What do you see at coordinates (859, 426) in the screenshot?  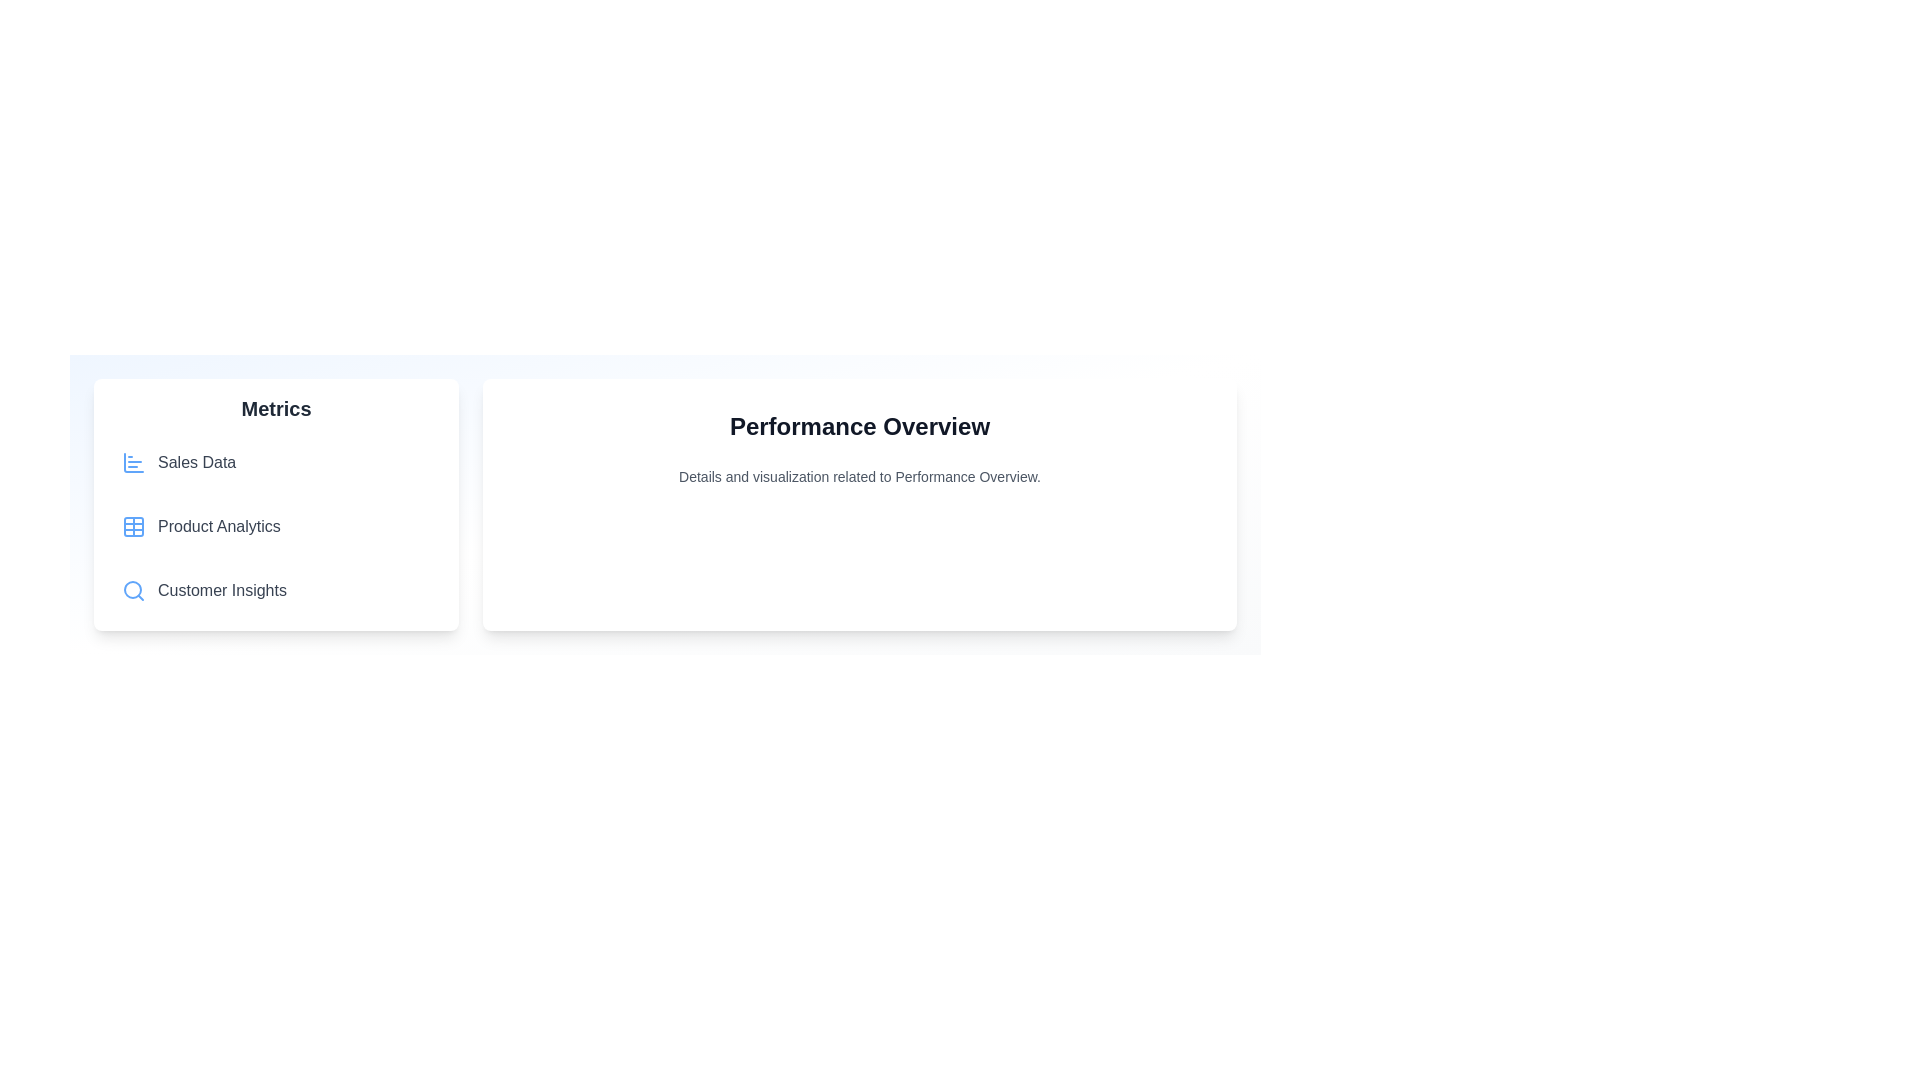 I see `the Text Label that serves as a title or header above the section introducing the content related to Performance Overview` at bounding box center [859, 426].